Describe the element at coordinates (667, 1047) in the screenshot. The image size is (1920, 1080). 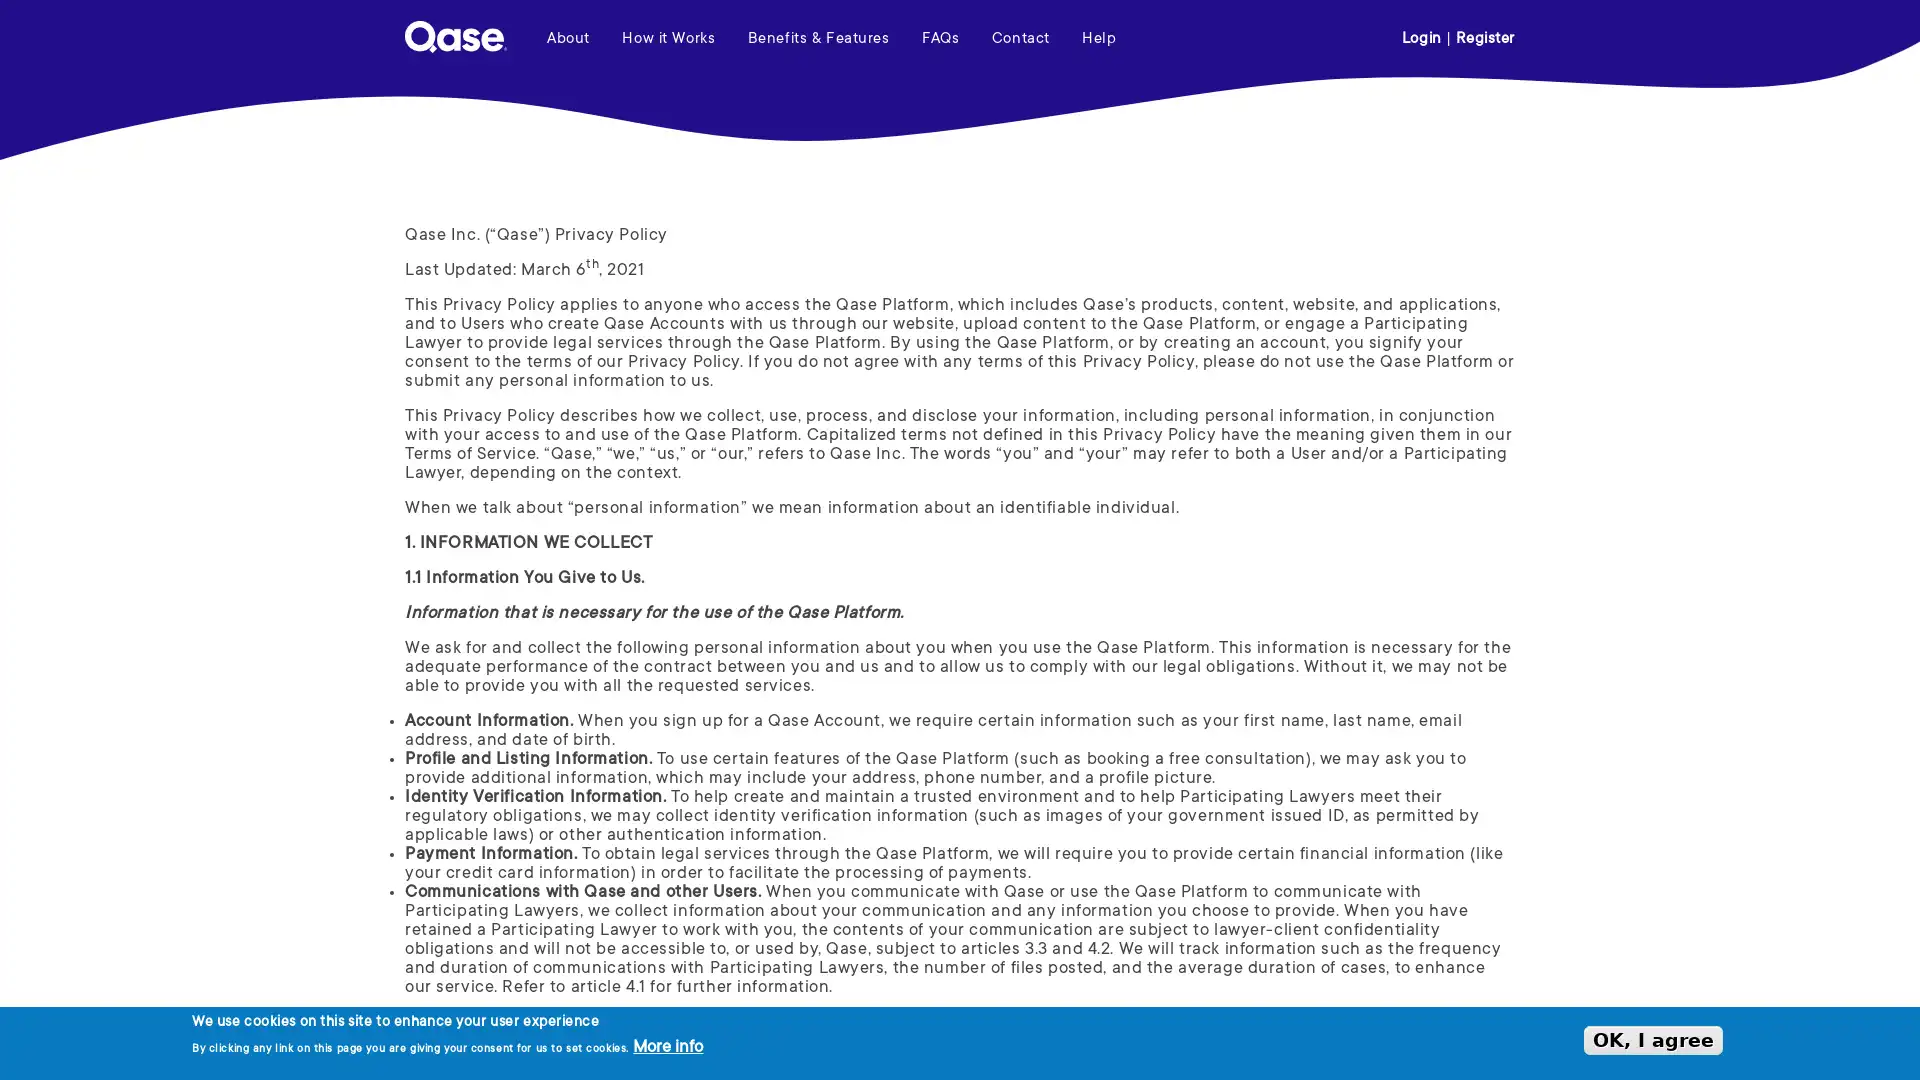
I see `More info` at that location.